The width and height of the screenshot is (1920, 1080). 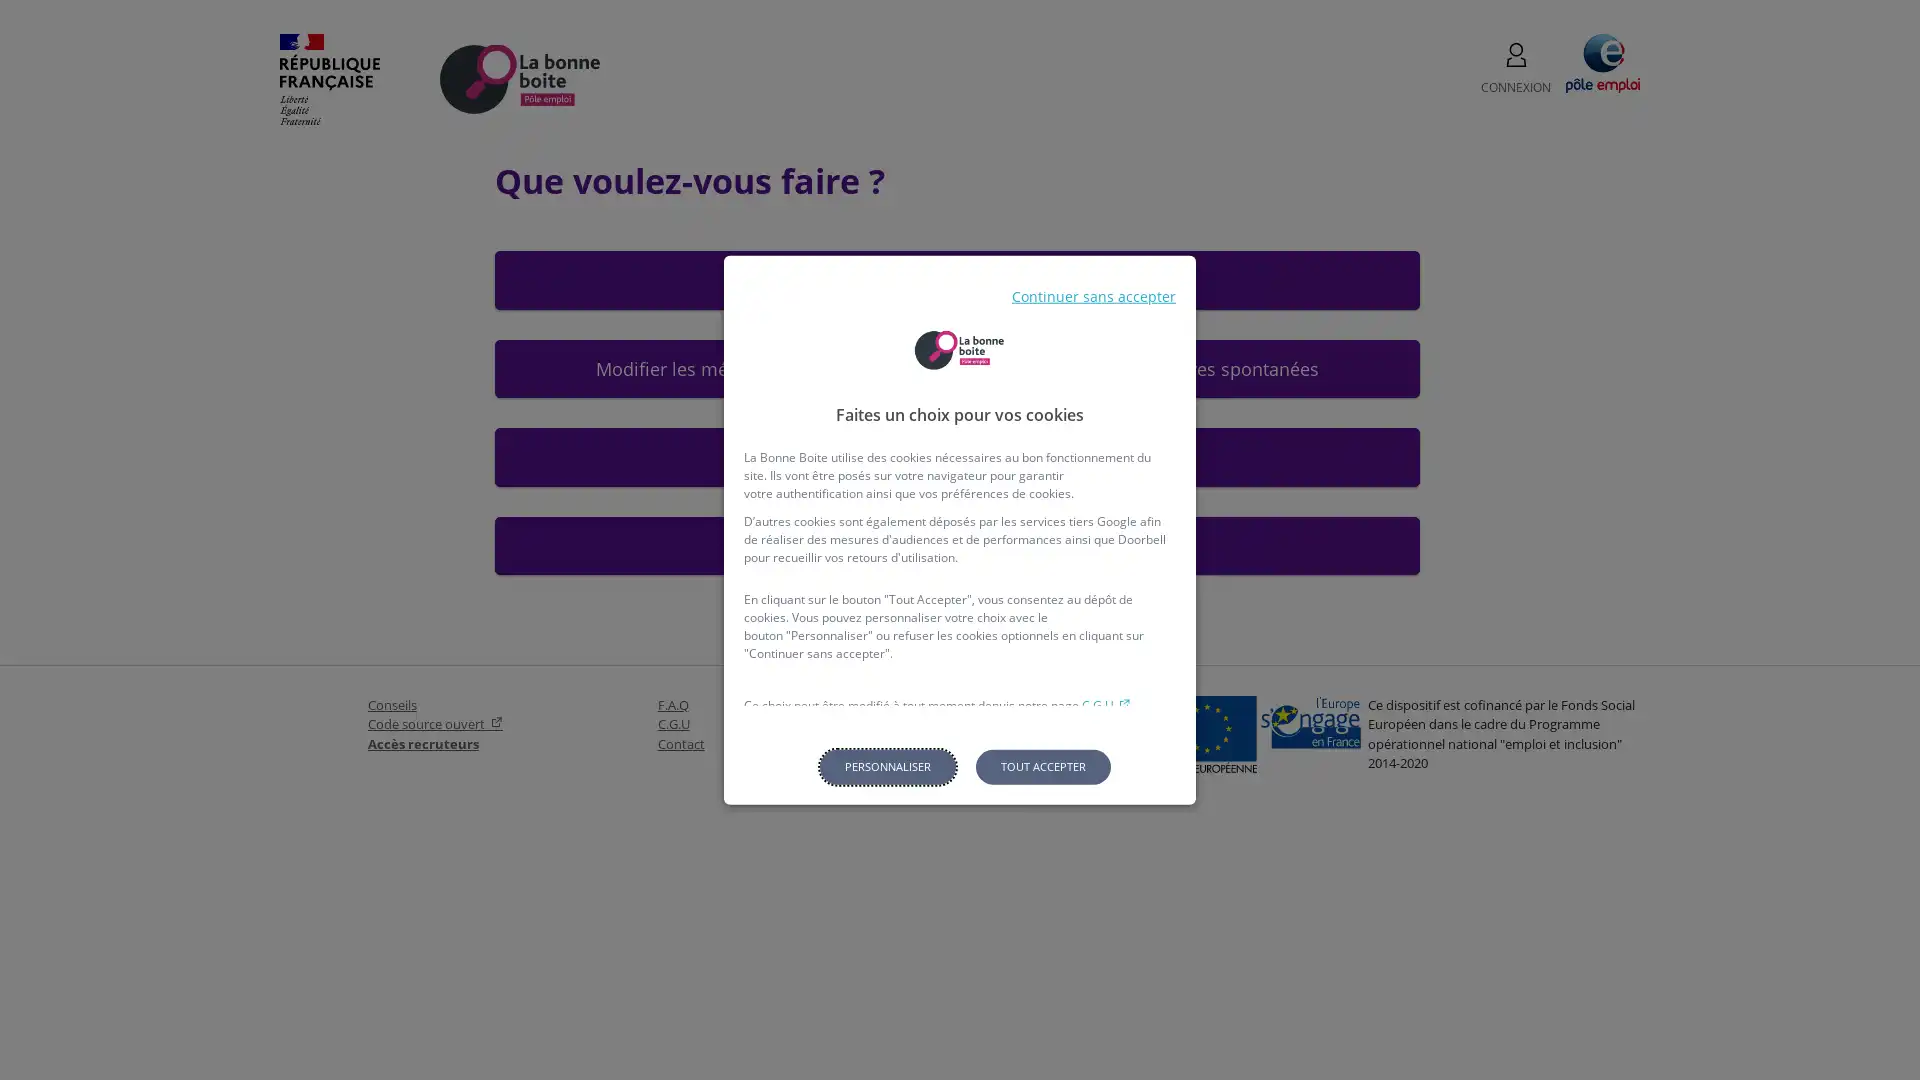 What do you see at coordinates (1516, 67) in the screenshot?
I see `CONNEXION` at bounding box center [1516, 67].